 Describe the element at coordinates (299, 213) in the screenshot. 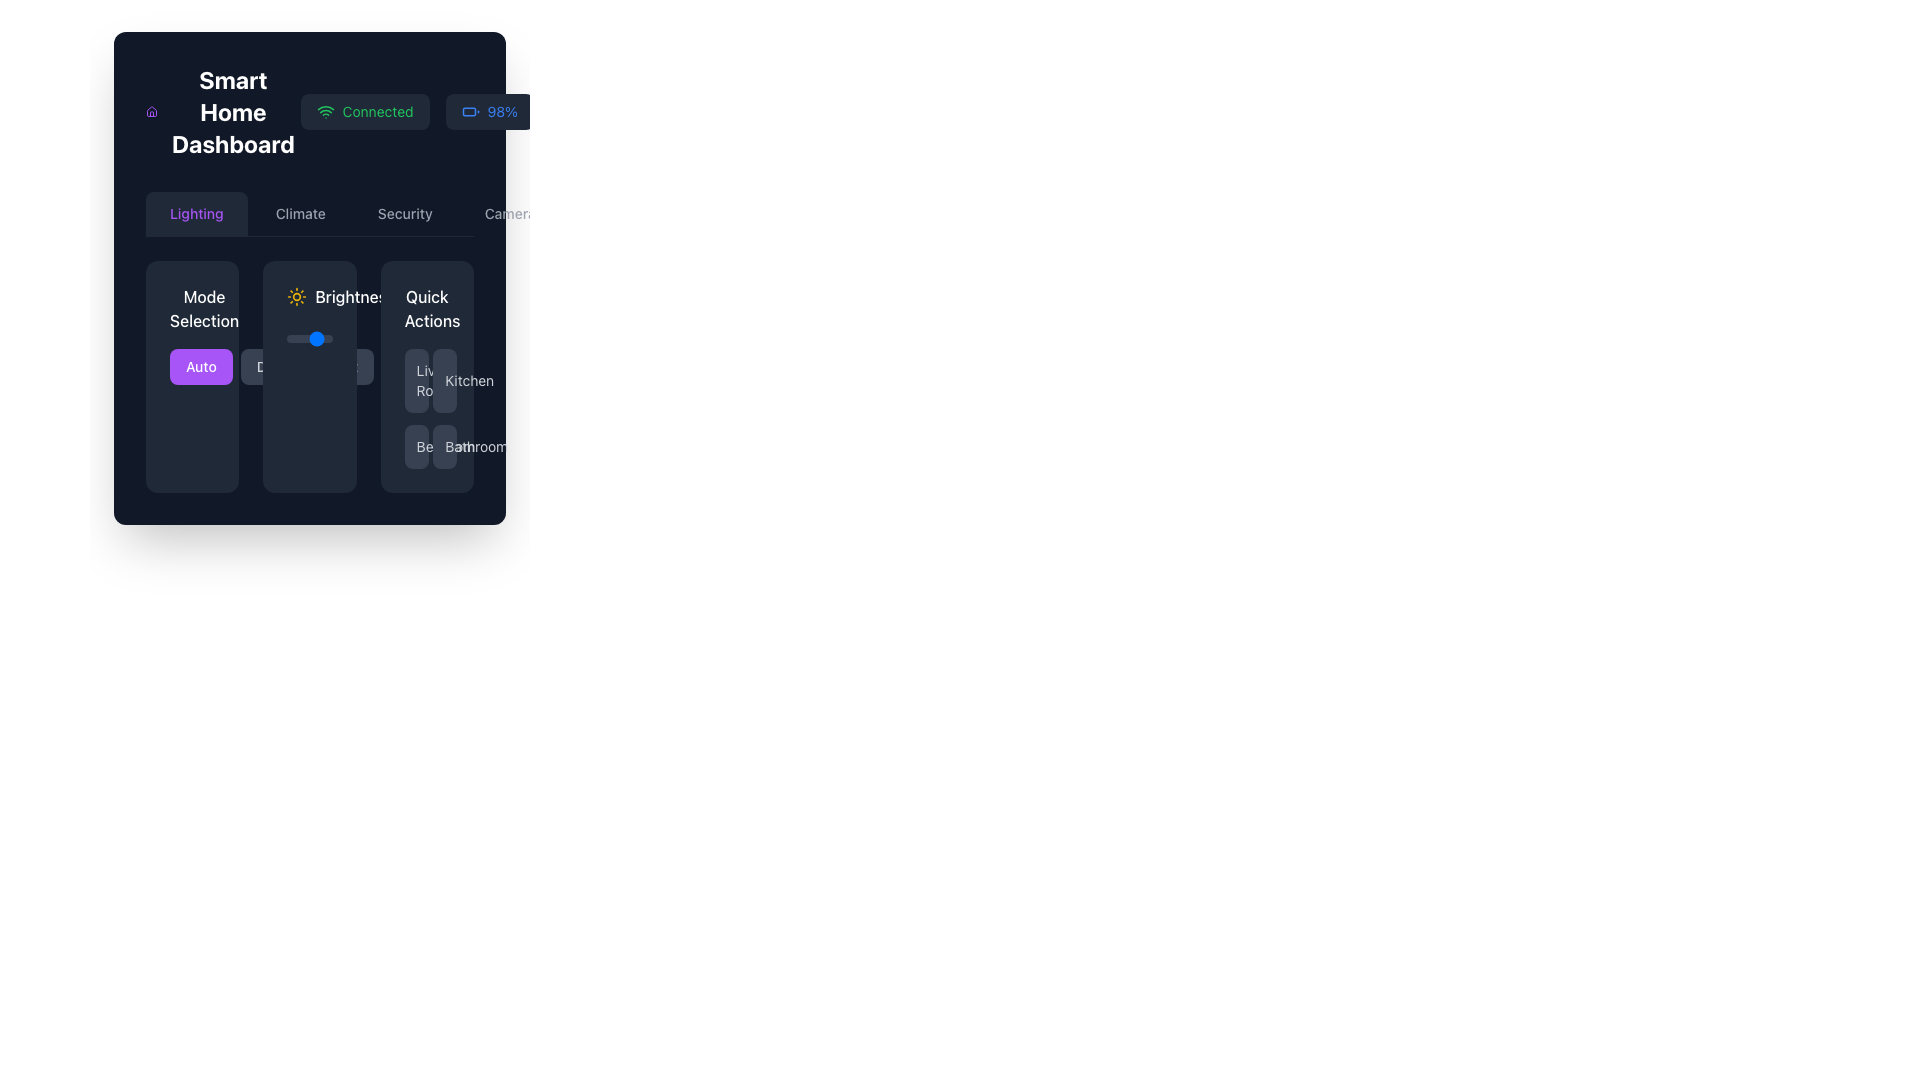

I see `the 'Climate' button, which is the second tab in a group of four tabs labeled 'Lighting', 'Climate', 'Security', and 'Cameras'` at that location.